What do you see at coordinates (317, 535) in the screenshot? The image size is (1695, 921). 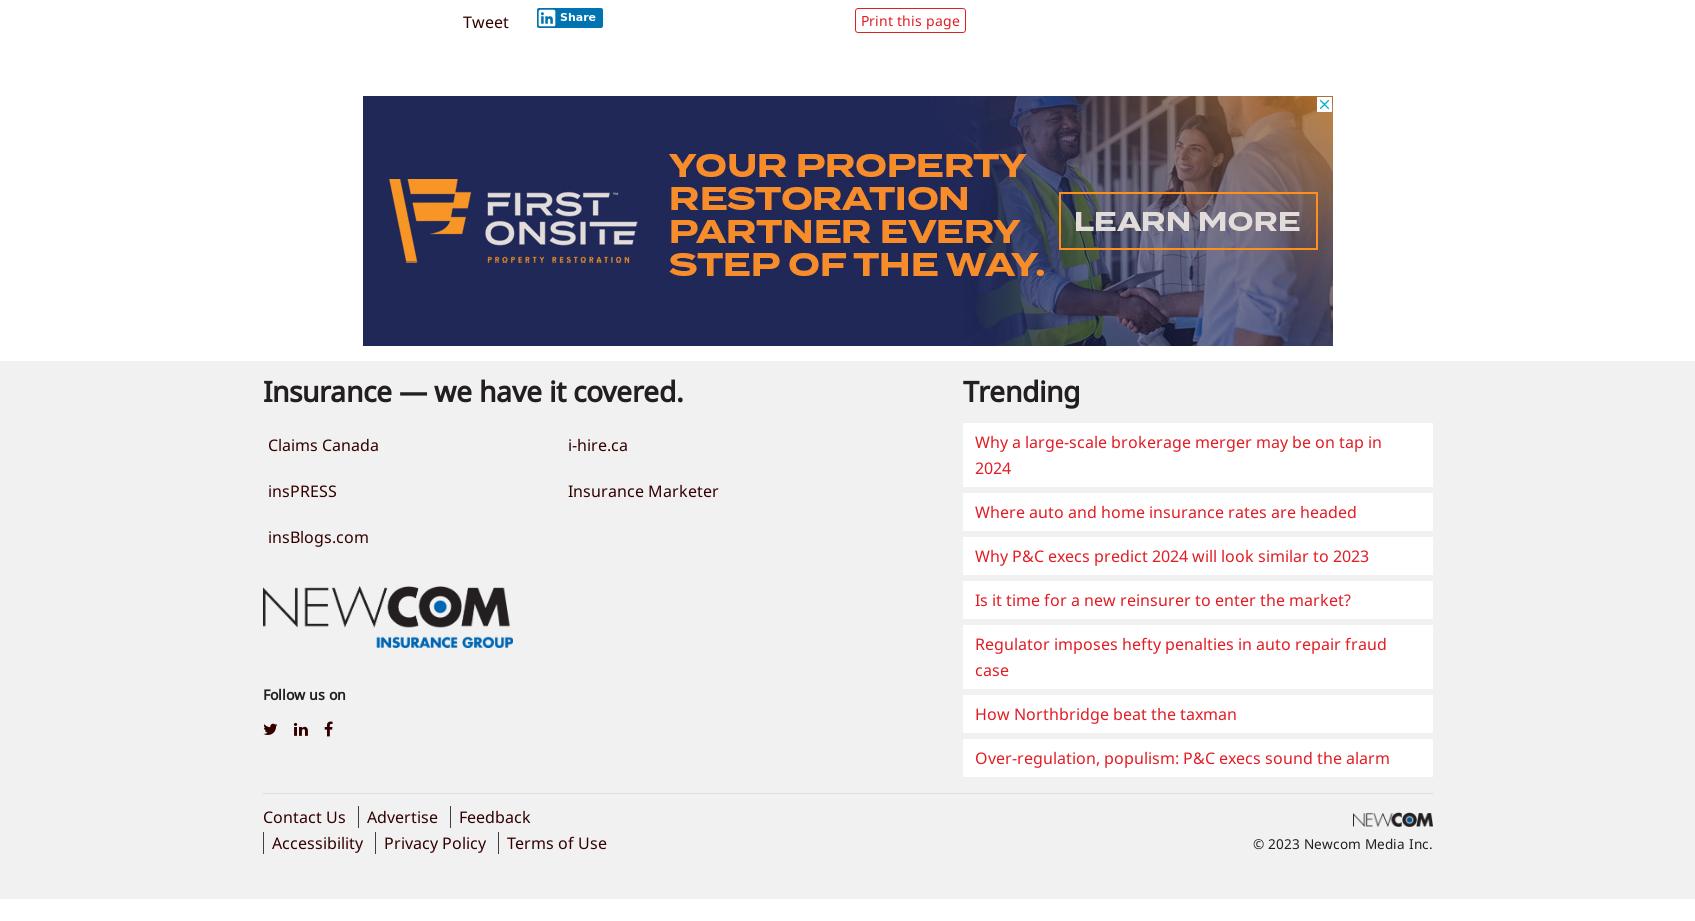 I see `'insBlogs.com'` at bounding box center [317, 535].